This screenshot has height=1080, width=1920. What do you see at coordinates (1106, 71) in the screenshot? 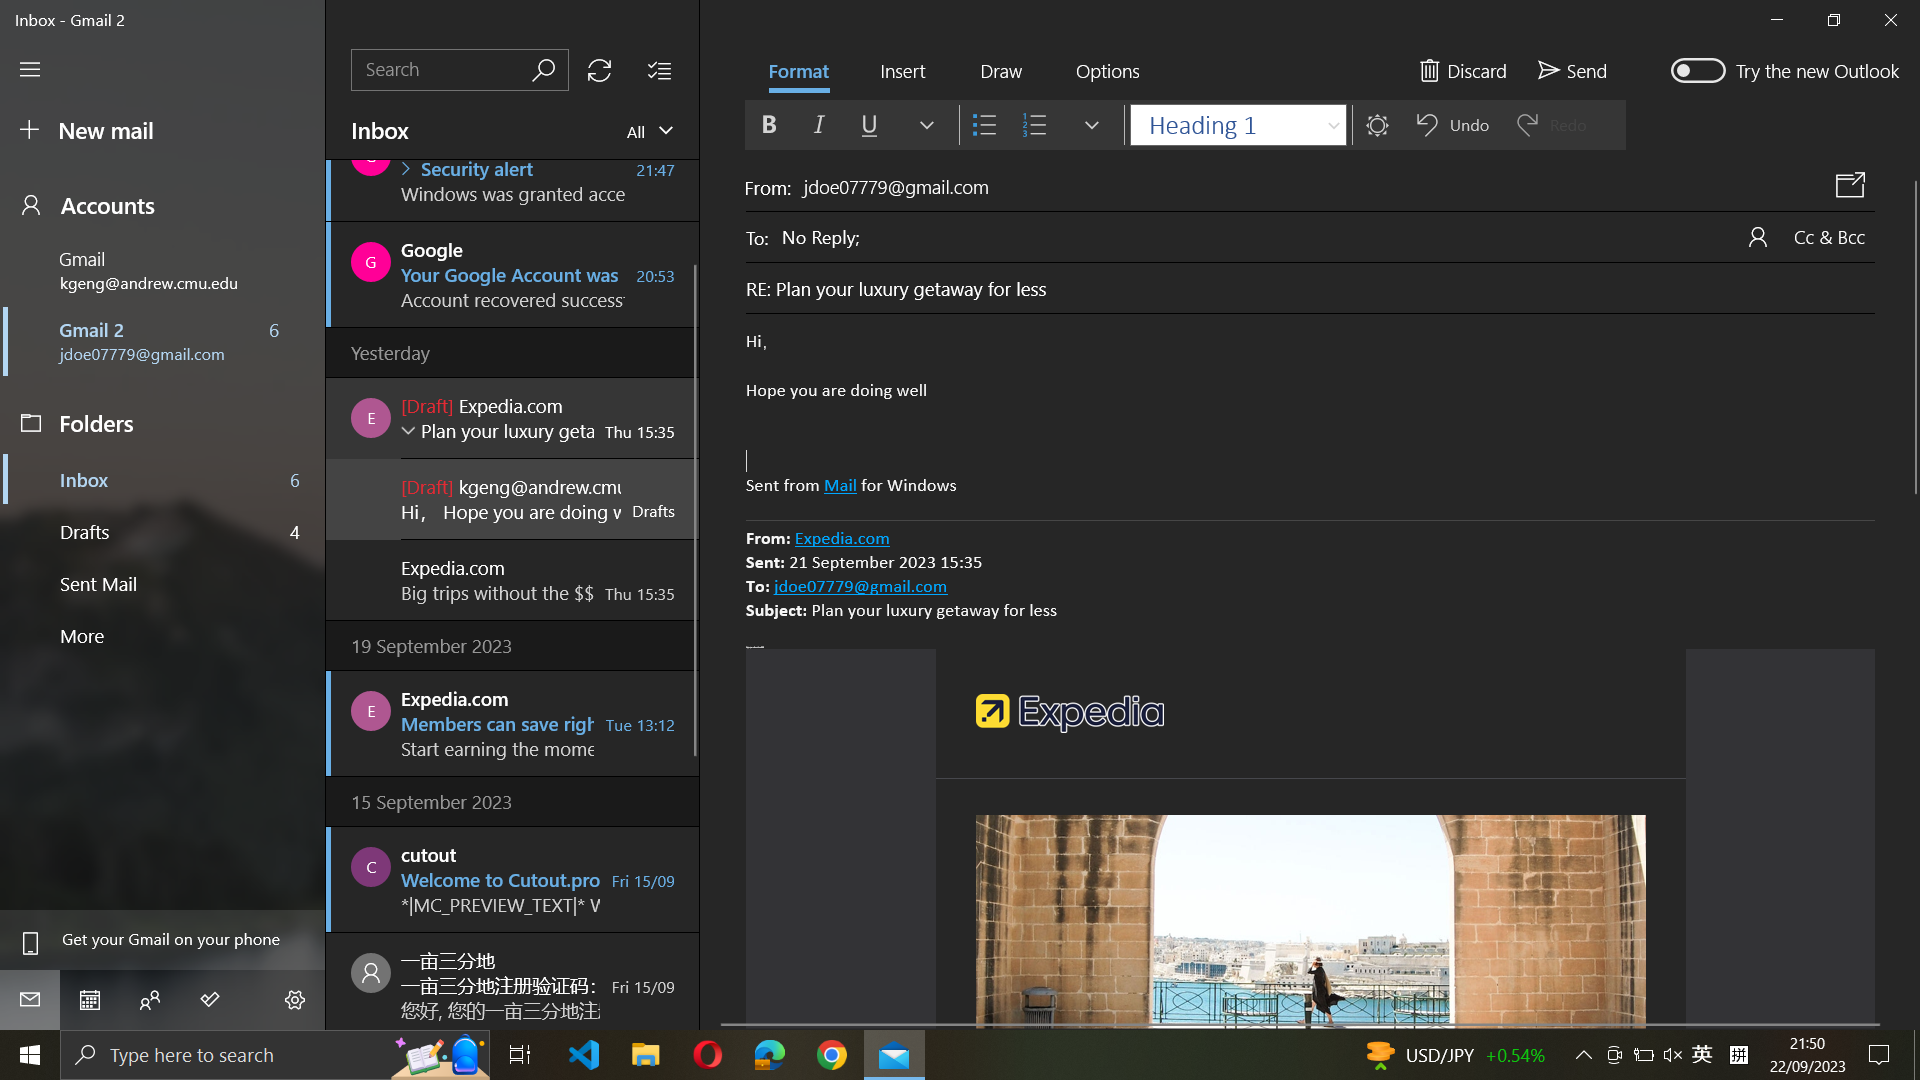
I see `From the Options list, move down and select the initial option` at bounding box center [1106, 71].